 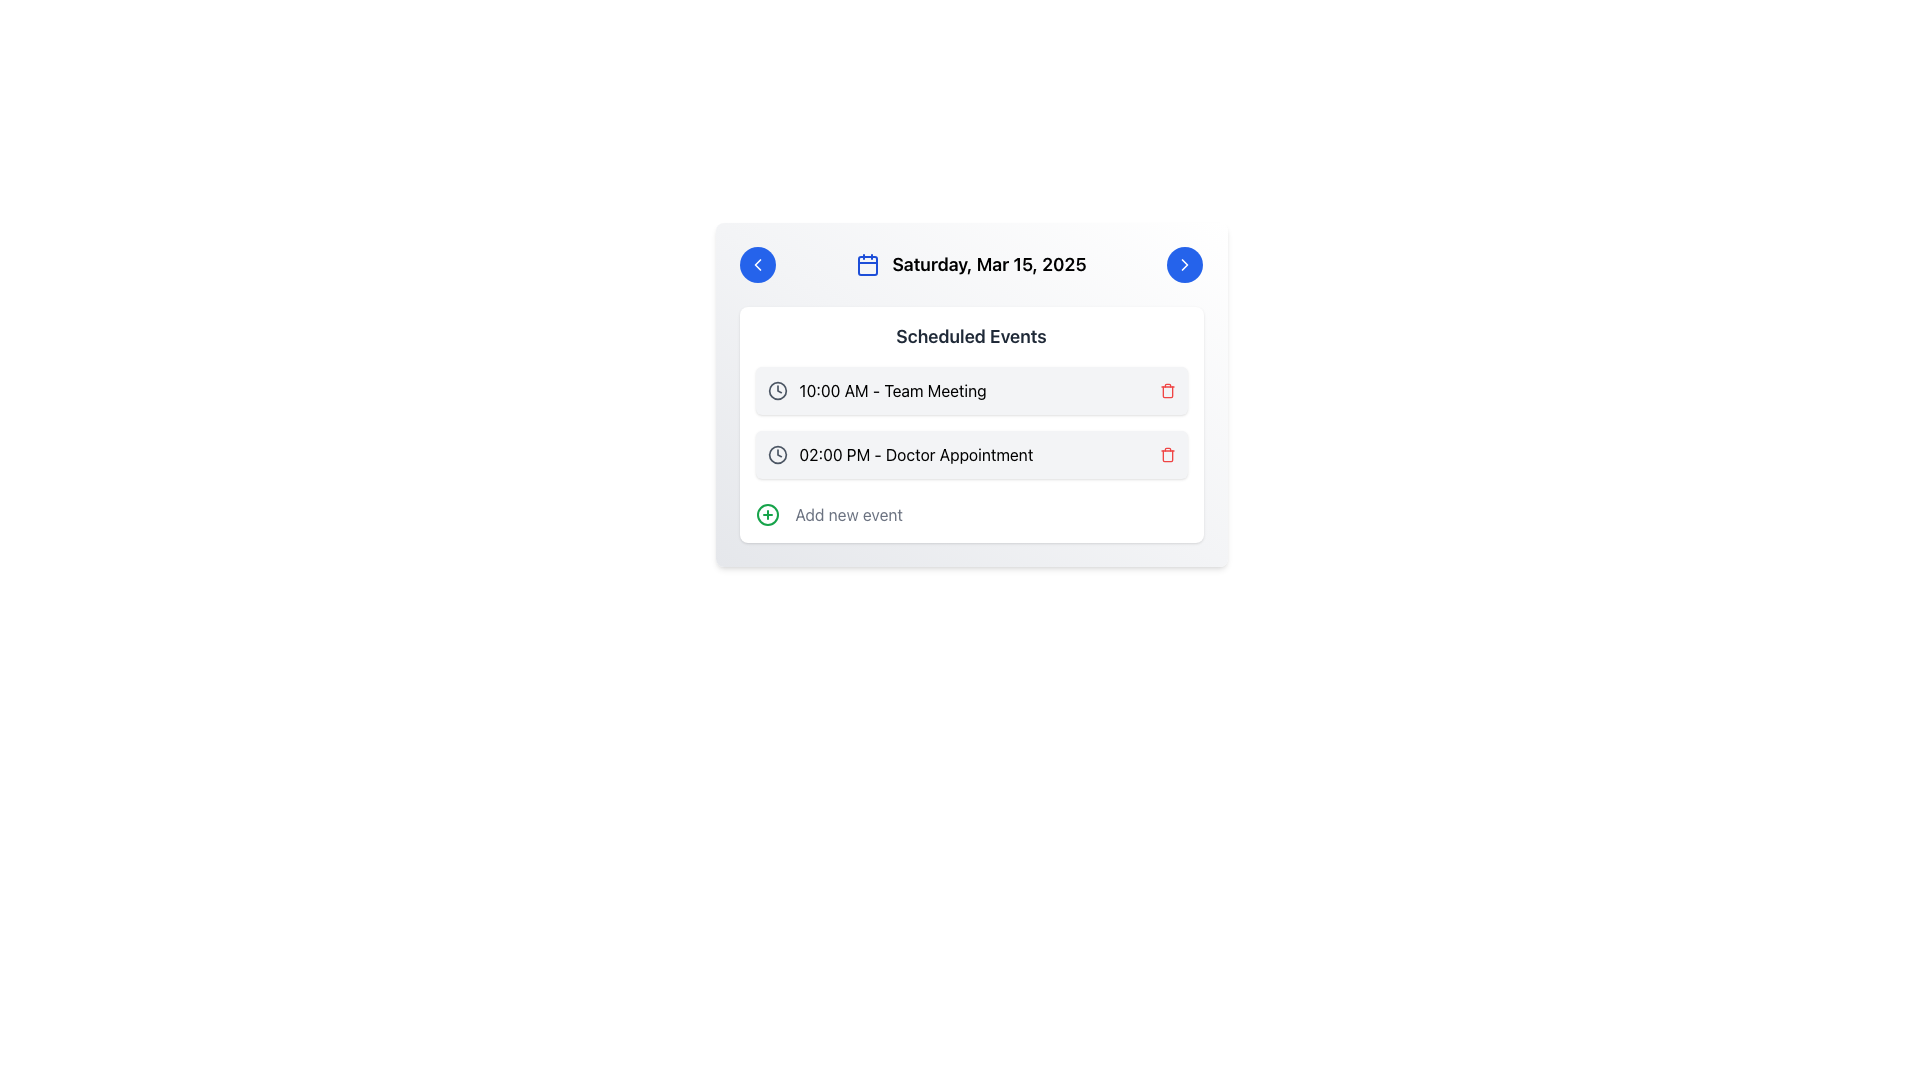 What do you see at coordinates (971, 264) in the screenshot?
I see `the Date Display element in the header section of the card layout, which indicates the selected date for related events` at bounding box center [971, 264].